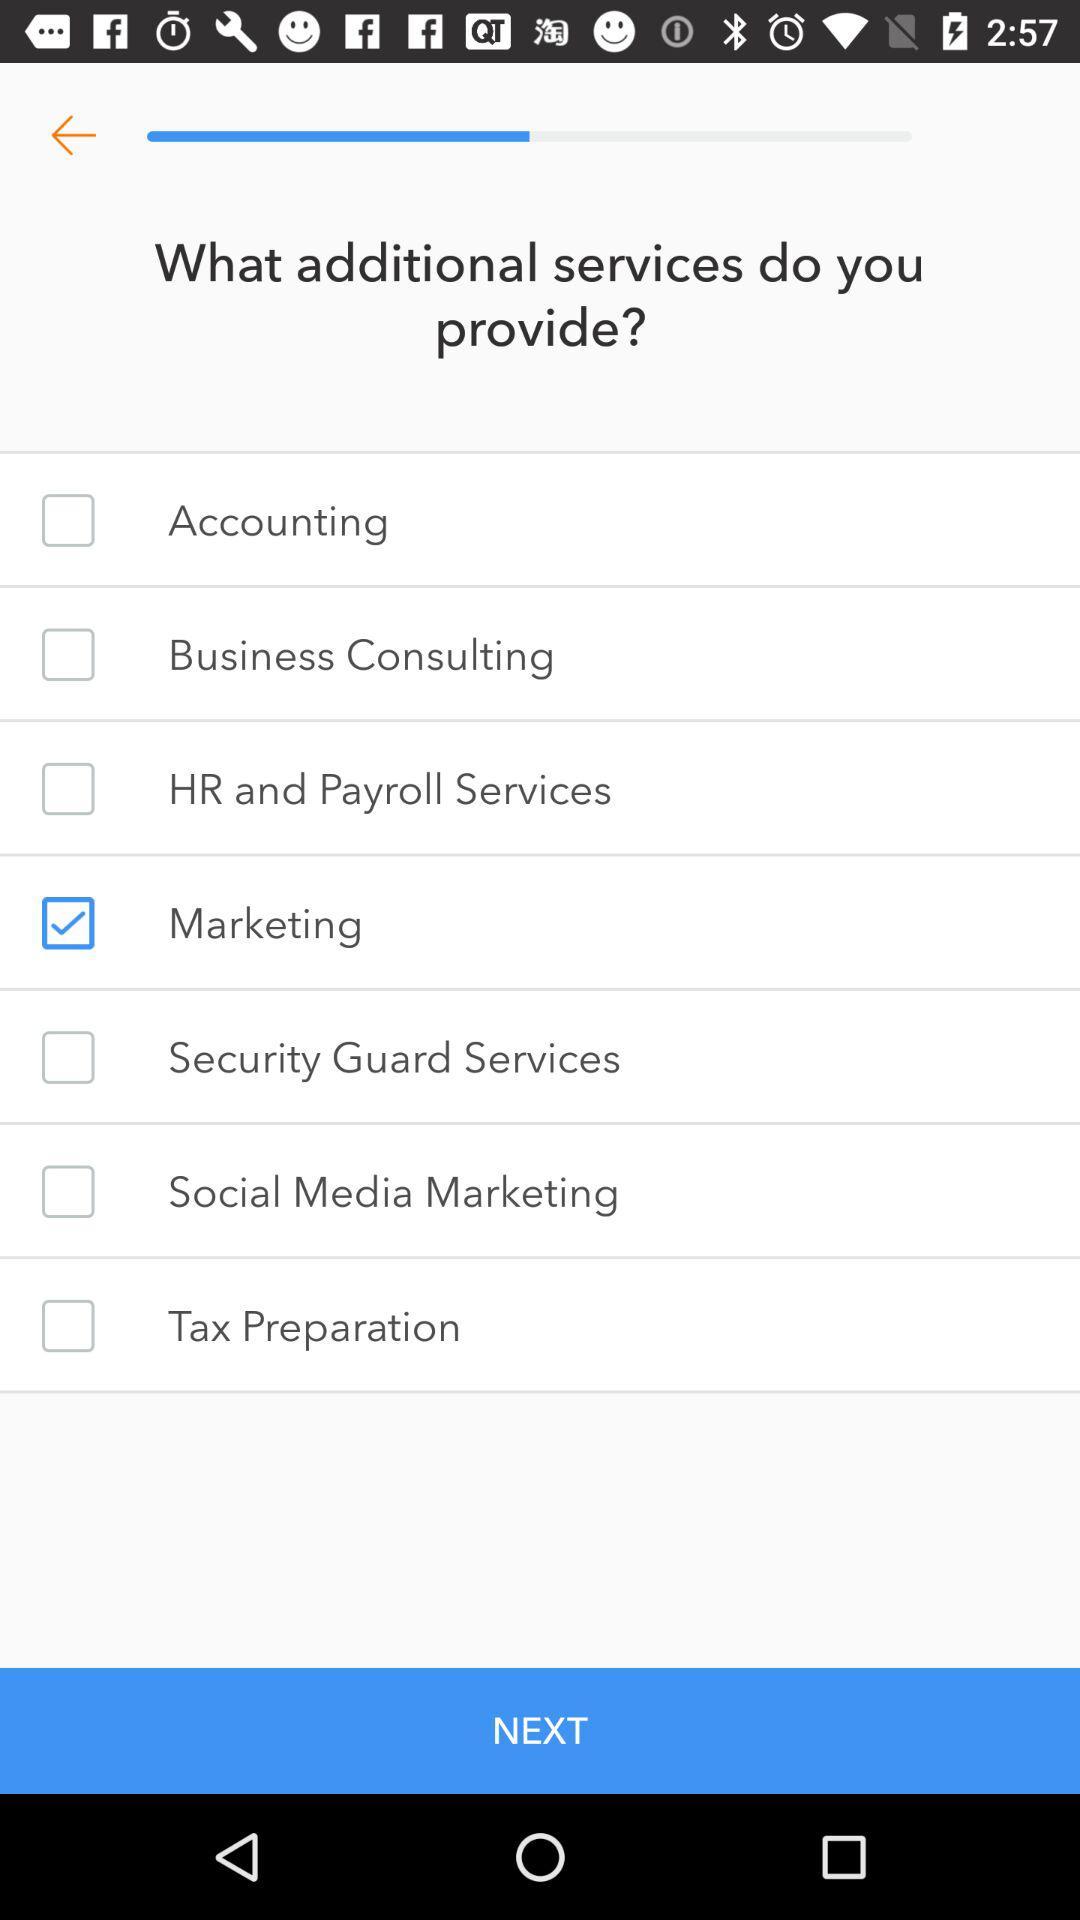 The height and width of the screenshot is (1920, 1080). I want to click on the next item, so click(540, 1730).